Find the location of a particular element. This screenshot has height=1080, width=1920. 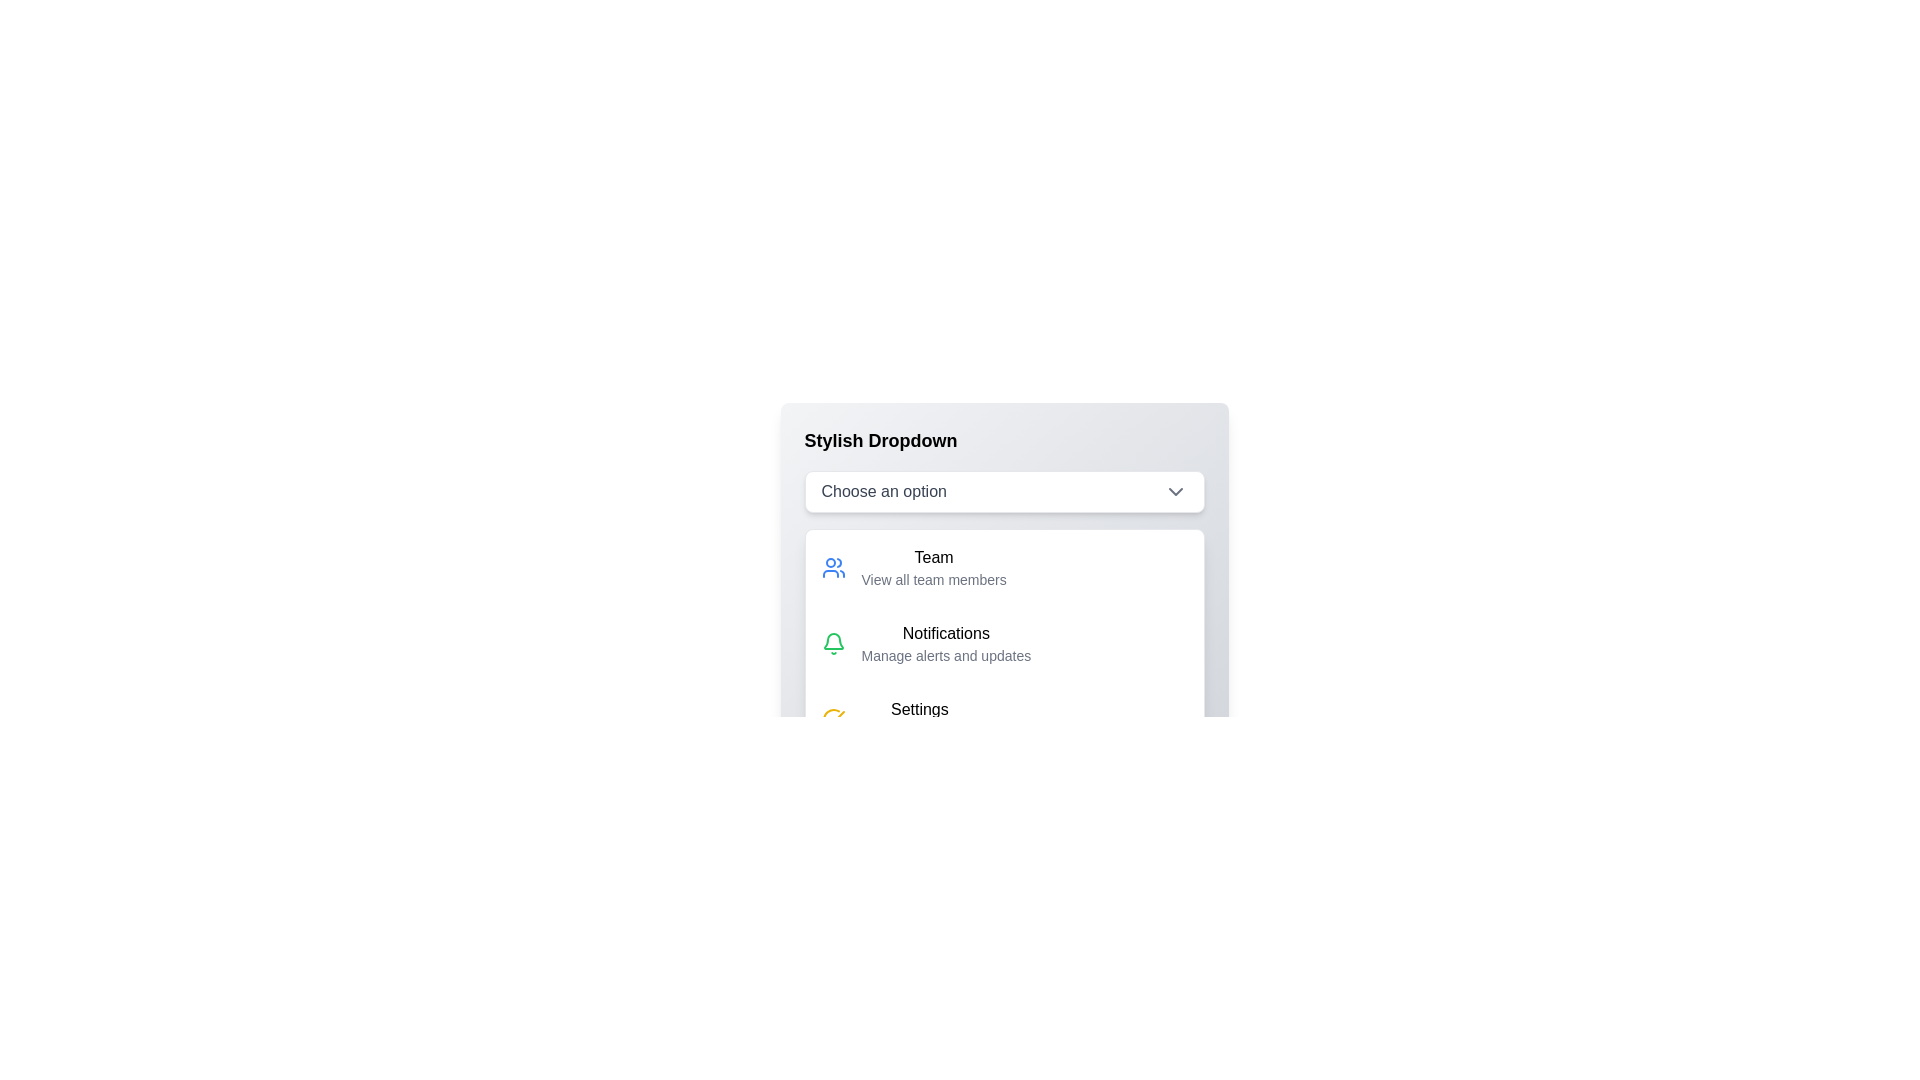

the second item in the dropdown menu, which is a clickable list item for managing notifications is located at coordinates (1004, 644).